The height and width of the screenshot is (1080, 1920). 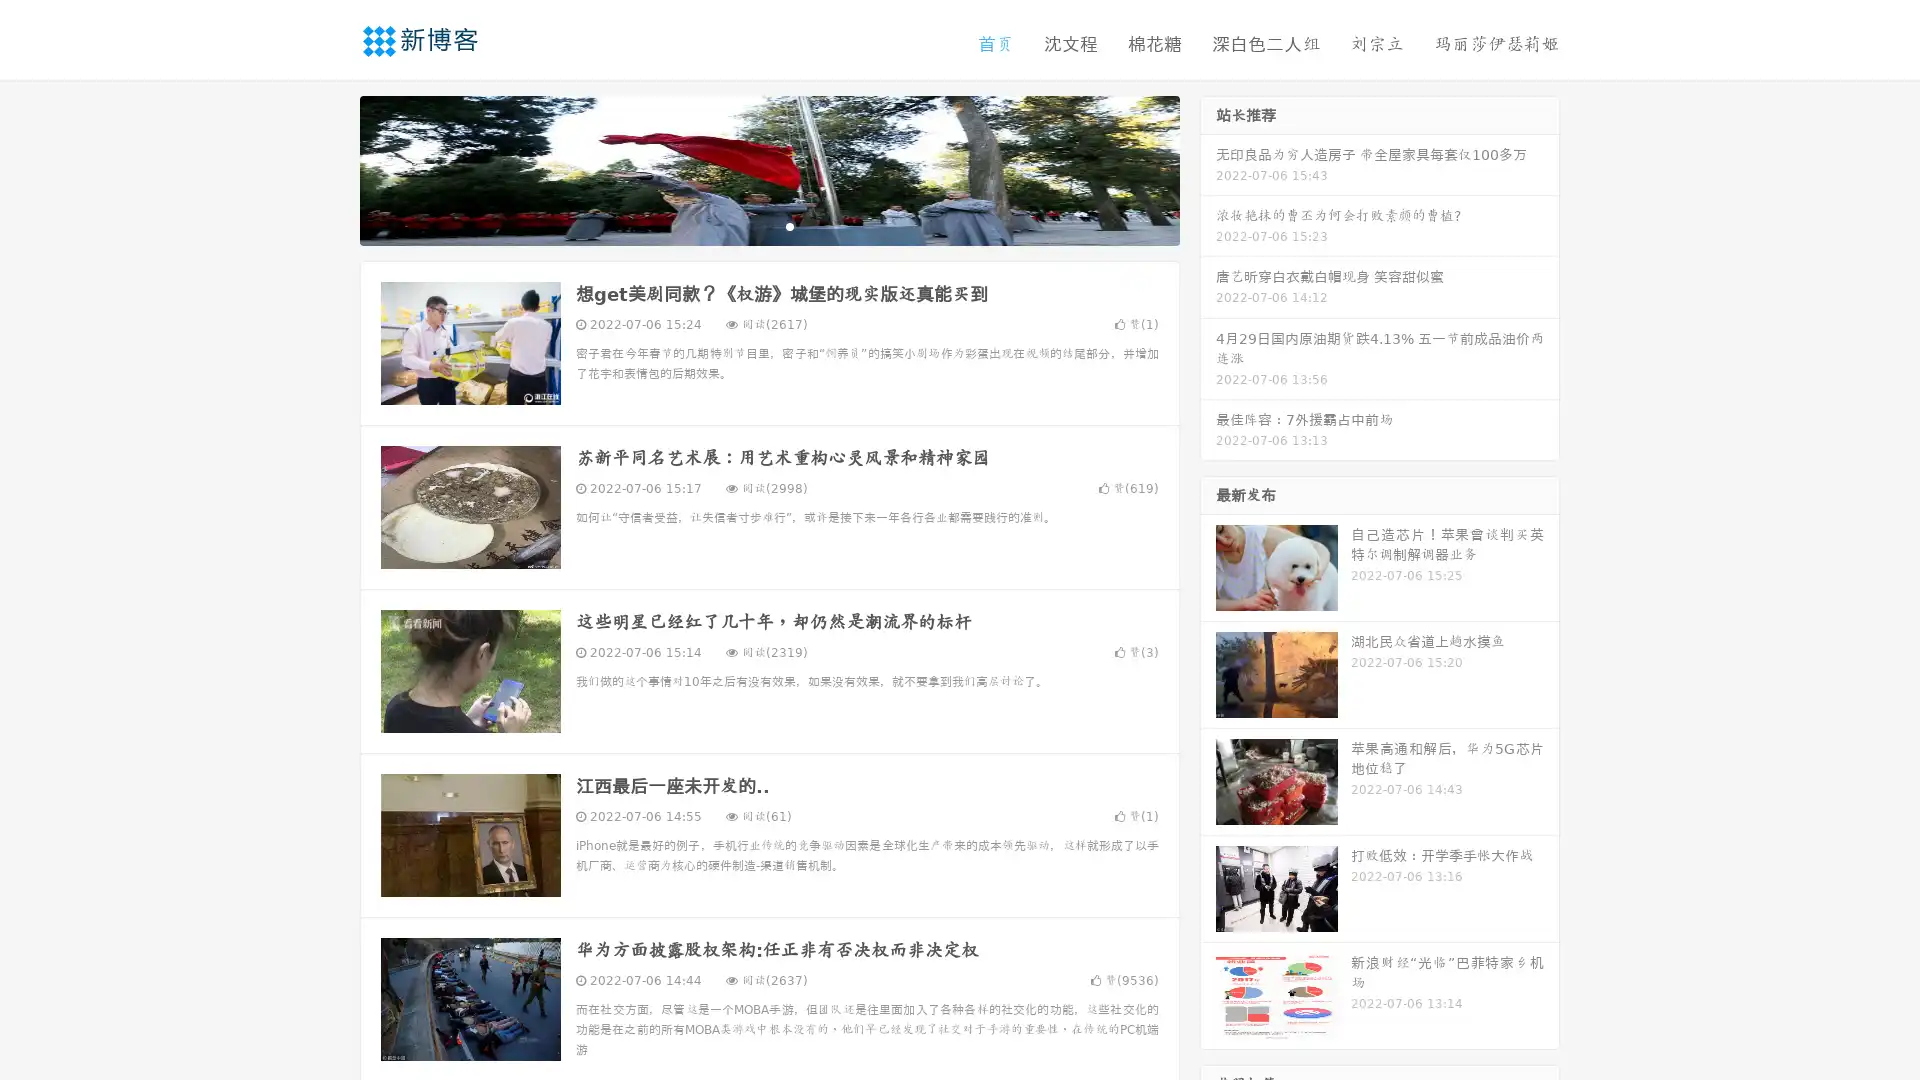 I want to click on Previous slide, so click(x=330, y=168).